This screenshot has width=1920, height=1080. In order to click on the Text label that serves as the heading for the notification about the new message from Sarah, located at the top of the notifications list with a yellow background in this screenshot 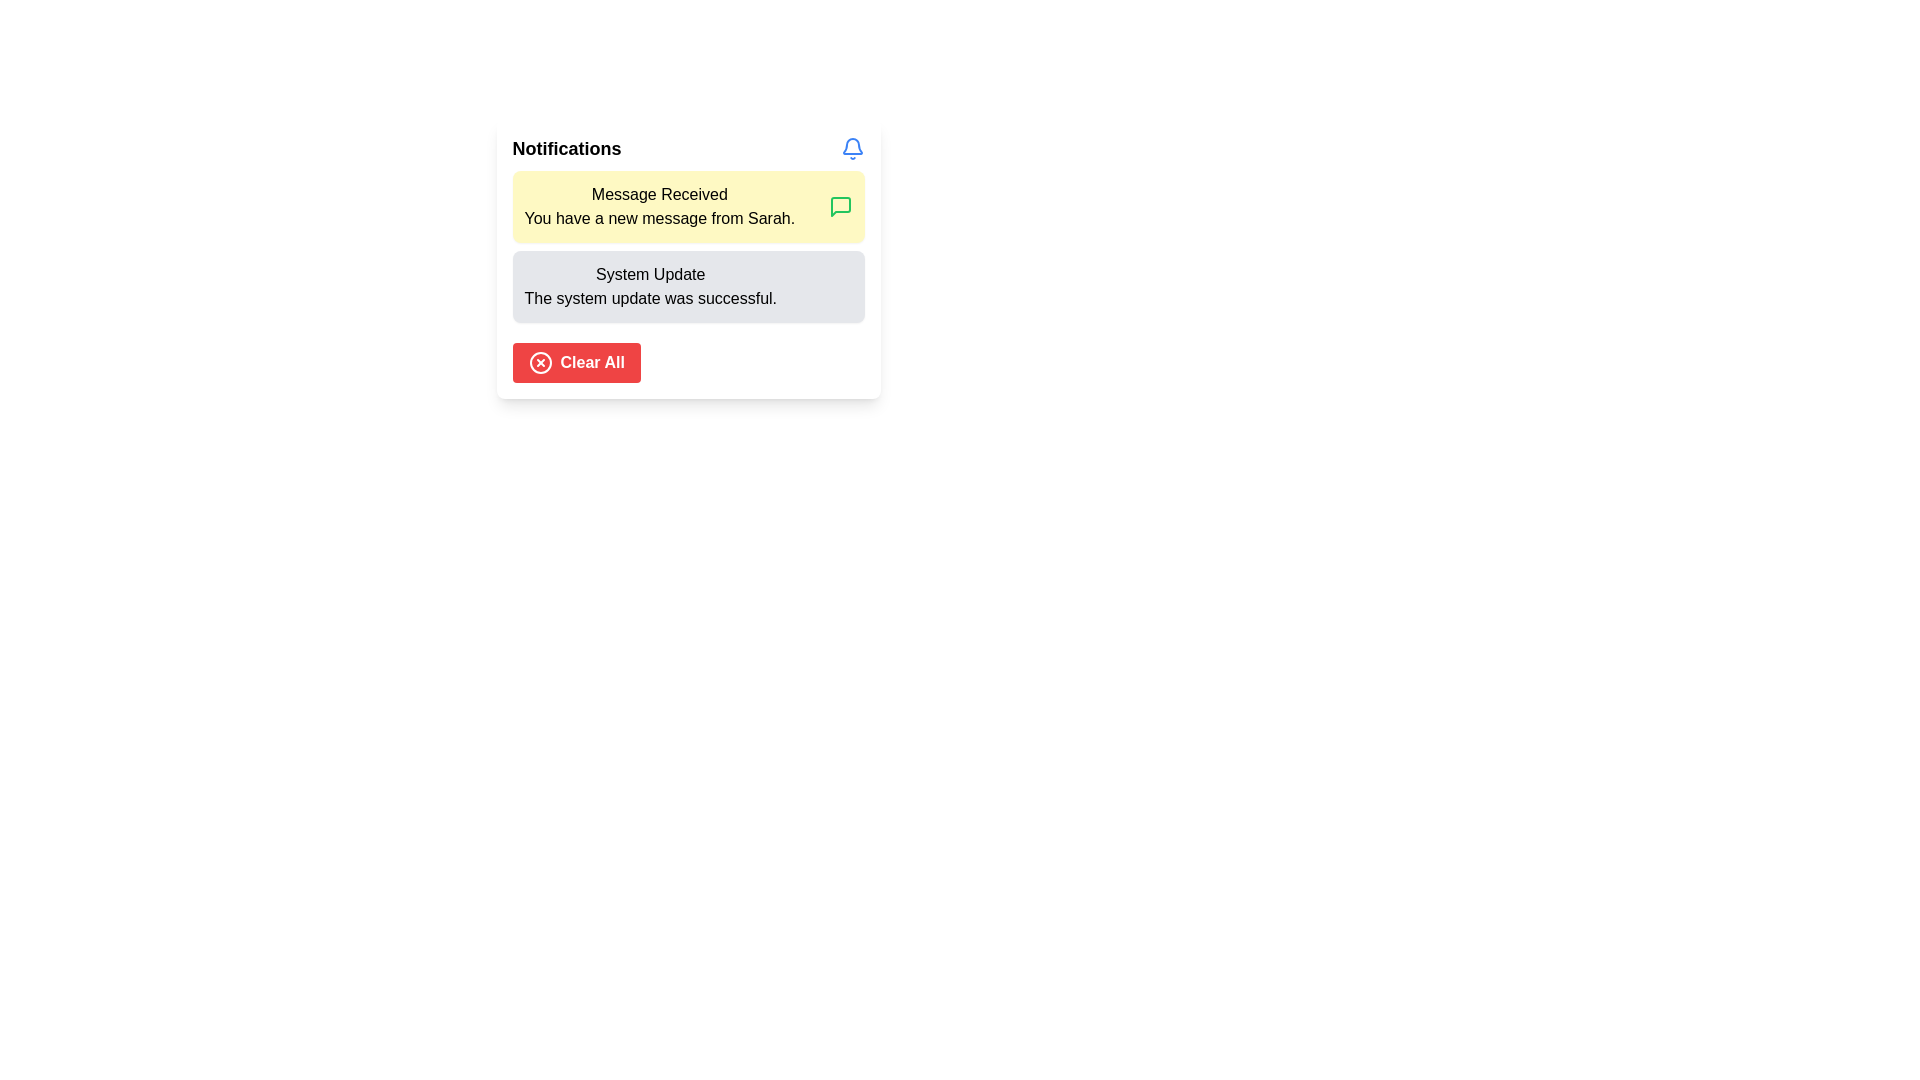, I will do `click(659, 195)`.